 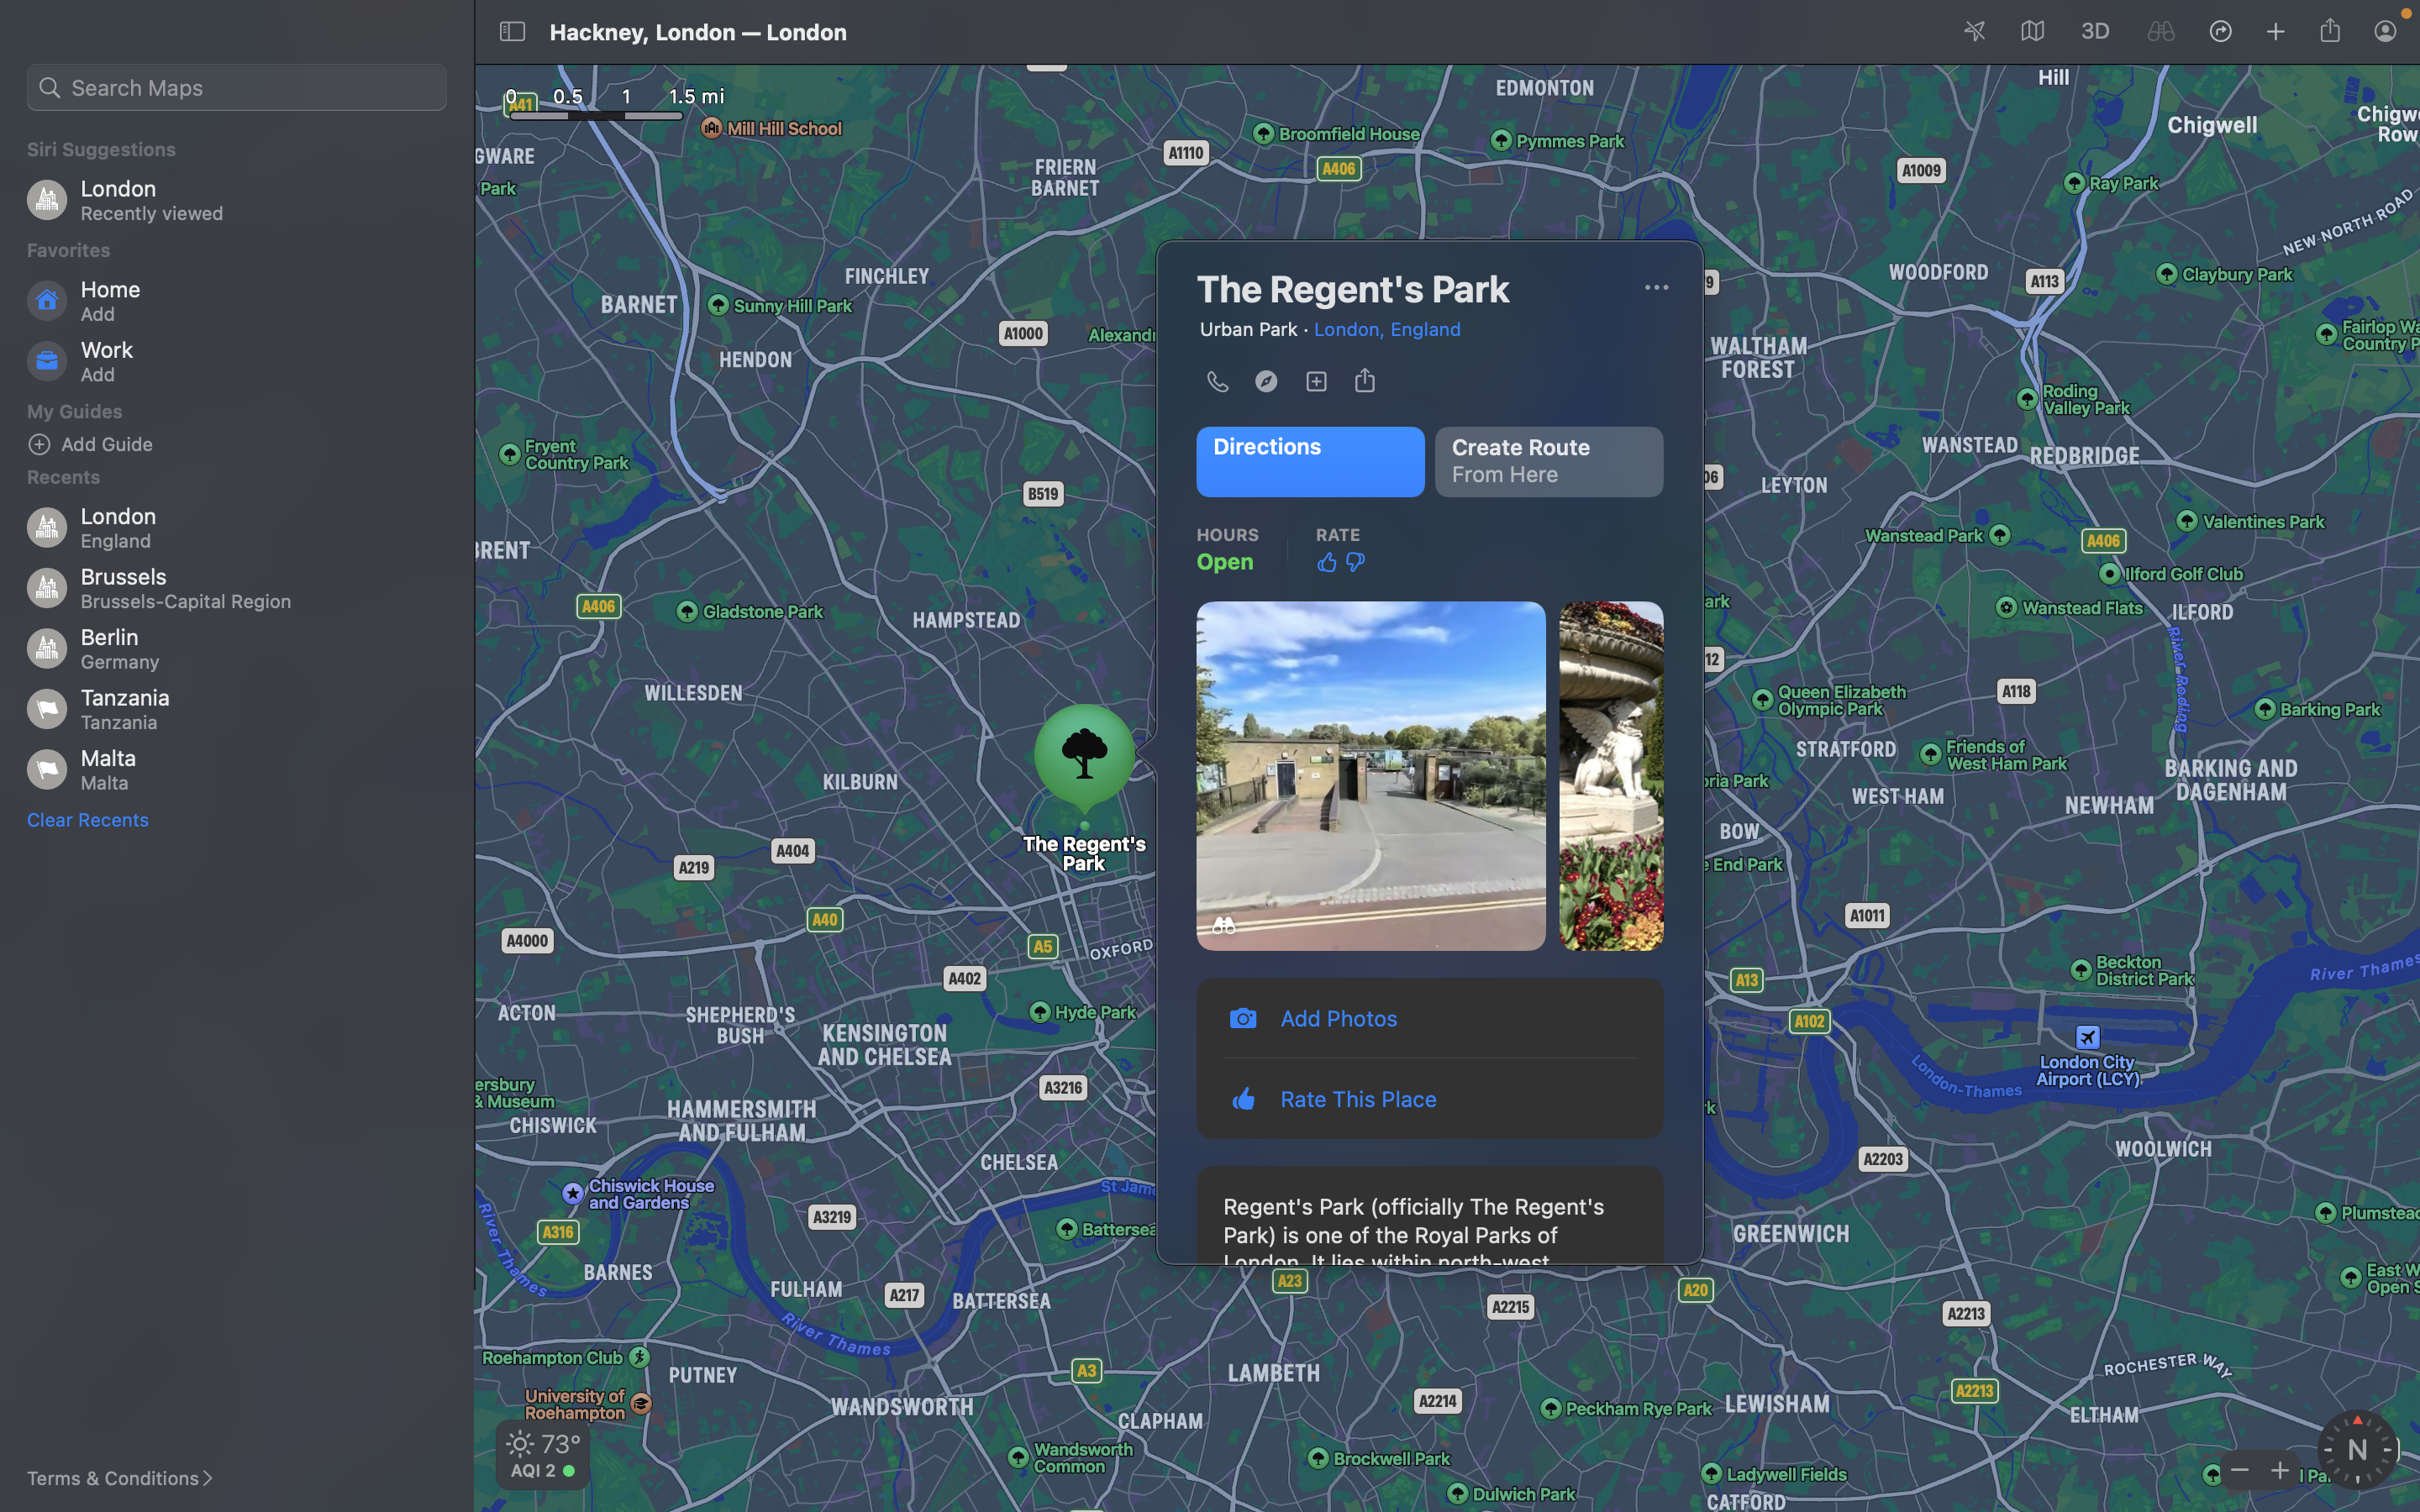 I want to click on Activate a call from the available options at the top right, so click(x=1655, y=287).